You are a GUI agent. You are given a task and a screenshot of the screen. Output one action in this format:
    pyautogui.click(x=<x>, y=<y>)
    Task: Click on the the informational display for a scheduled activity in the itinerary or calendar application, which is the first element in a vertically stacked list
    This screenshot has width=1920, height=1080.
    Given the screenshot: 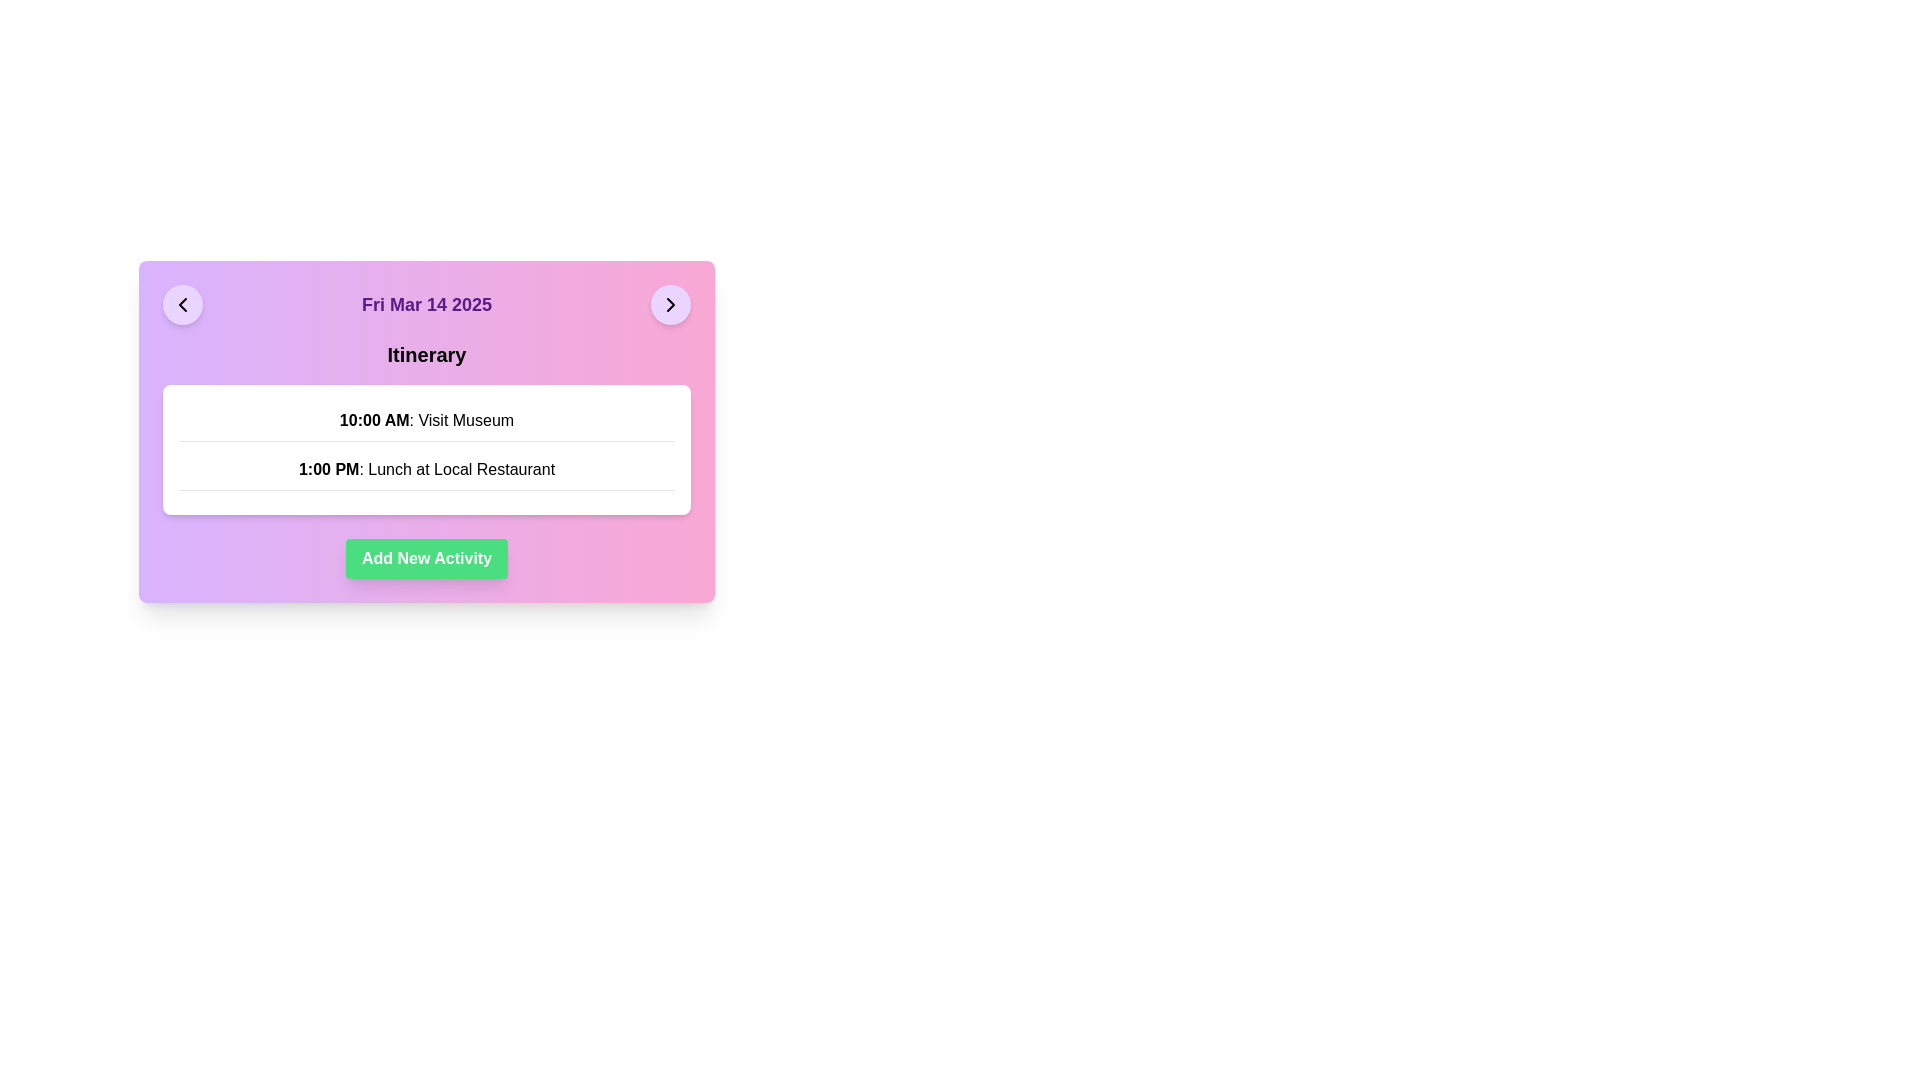 What is the action you would take?
    pyautogui.click(x=426, y=419)
    